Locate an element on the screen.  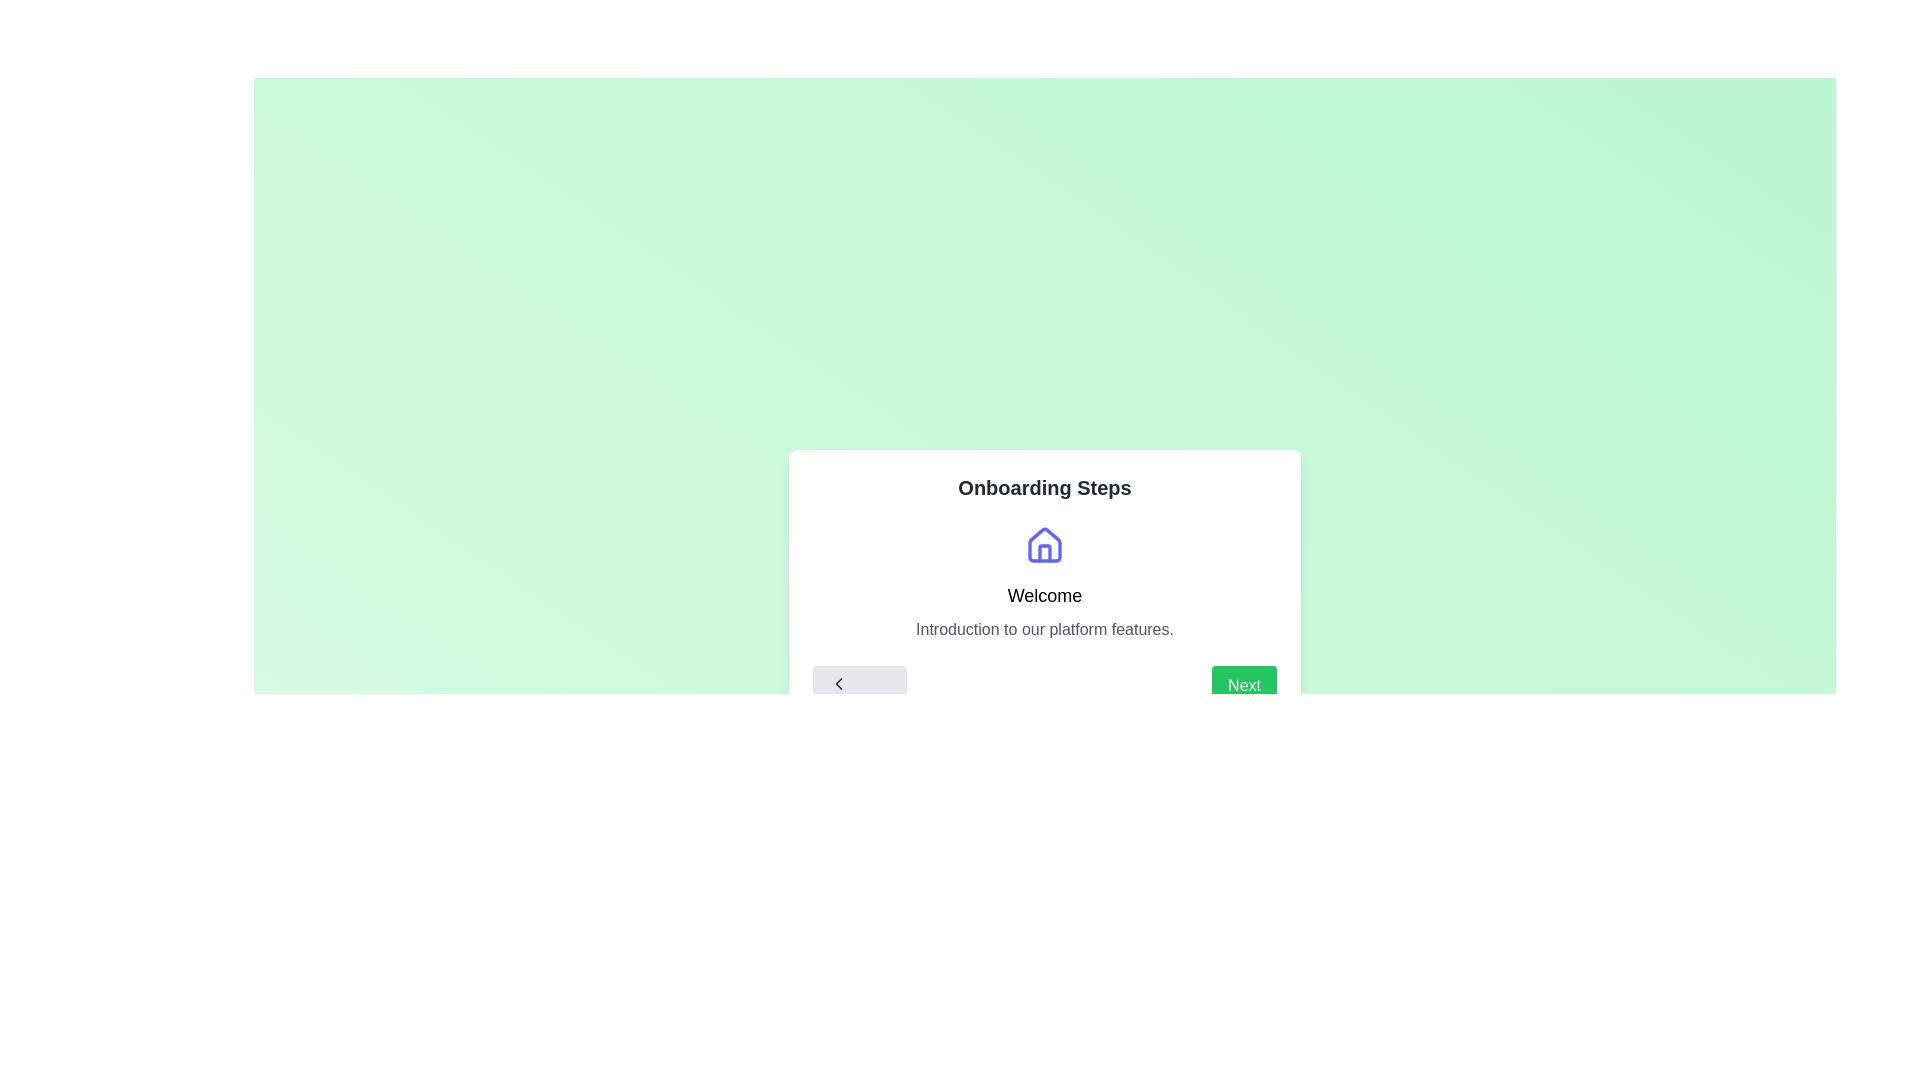
the green progress indicator dot in the onboarding steps located at the bottom of the modal window is located at coordinates (1044, 756).